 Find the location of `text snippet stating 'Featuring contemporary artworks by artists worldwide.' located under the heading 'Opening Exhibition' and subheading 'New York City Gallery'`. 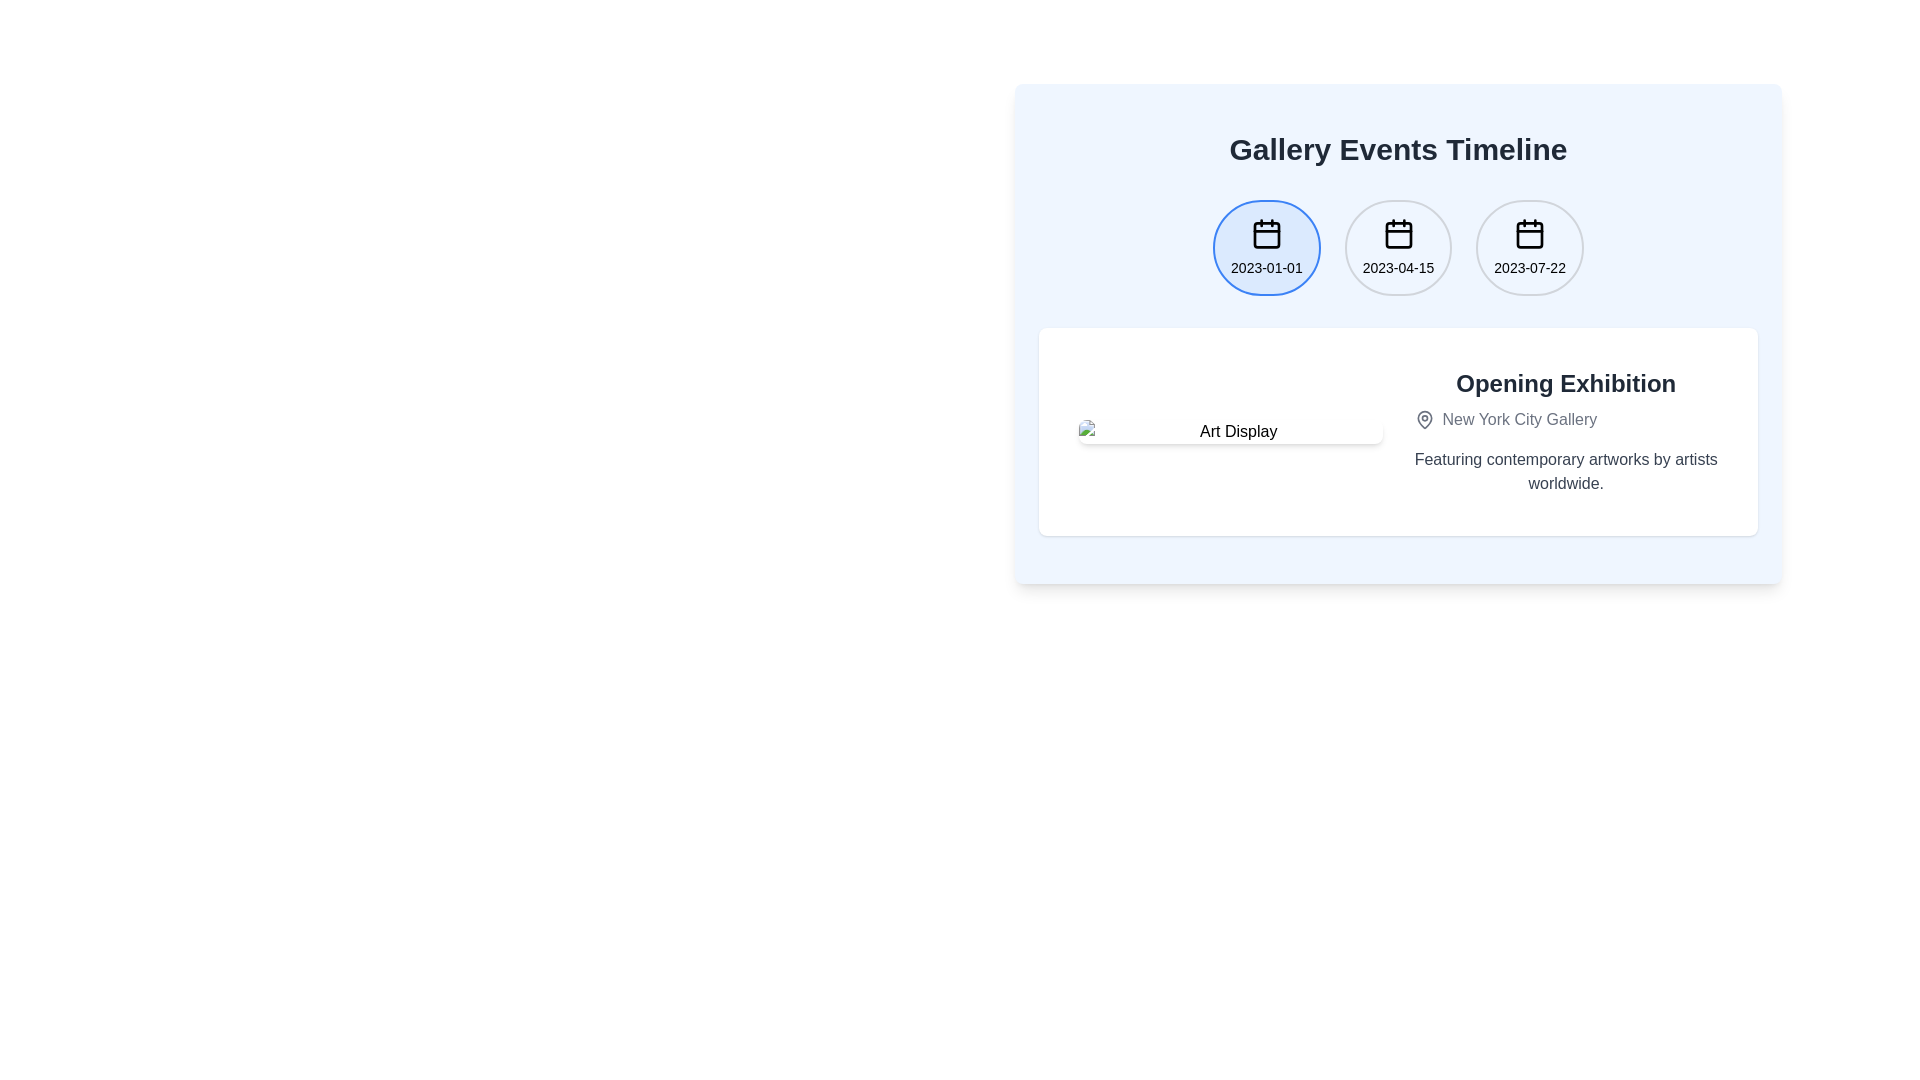

text snippet stating 'Featuring contemporary artworks by artists worldwide.' located under the heading 'Opening Exhibition' and subheading 'New York City Gallery' is located at coordinates (1565, 471).